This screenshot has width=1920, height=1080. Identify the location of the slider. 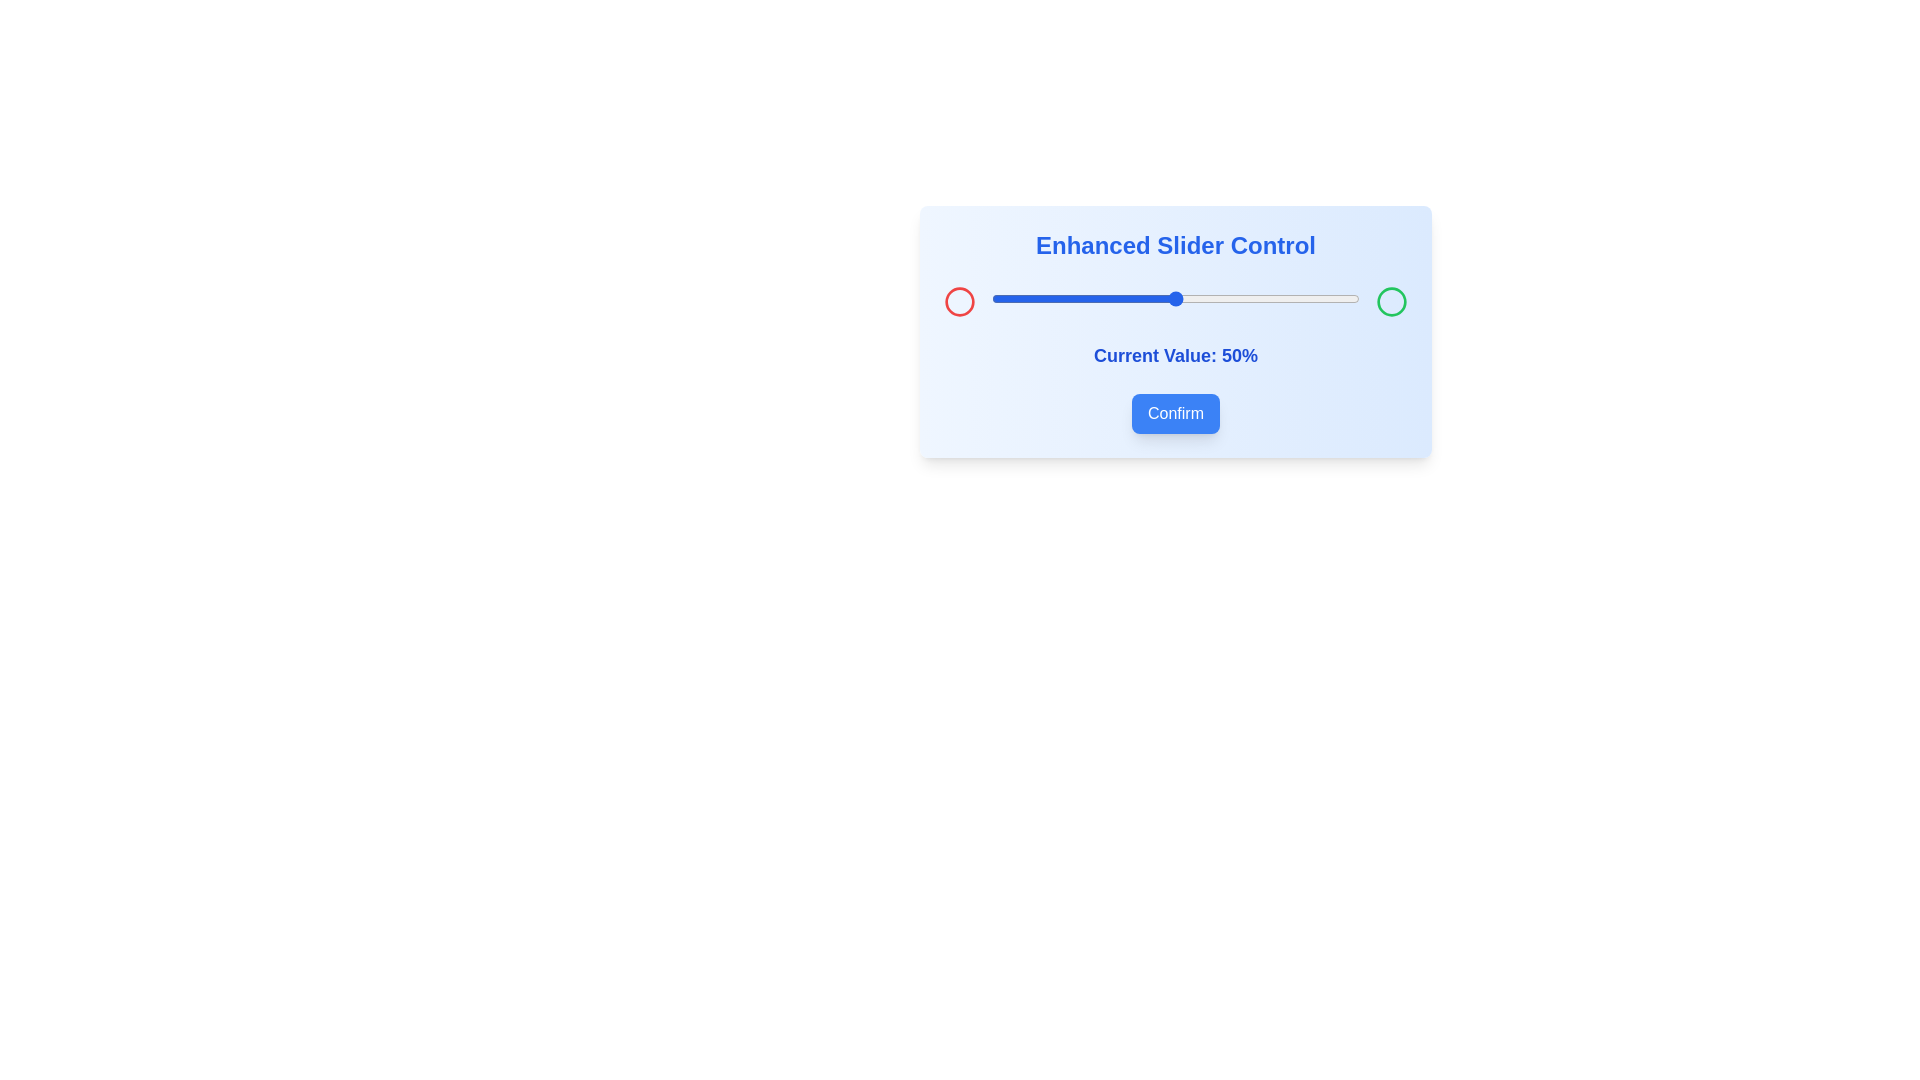
(1060, 299).